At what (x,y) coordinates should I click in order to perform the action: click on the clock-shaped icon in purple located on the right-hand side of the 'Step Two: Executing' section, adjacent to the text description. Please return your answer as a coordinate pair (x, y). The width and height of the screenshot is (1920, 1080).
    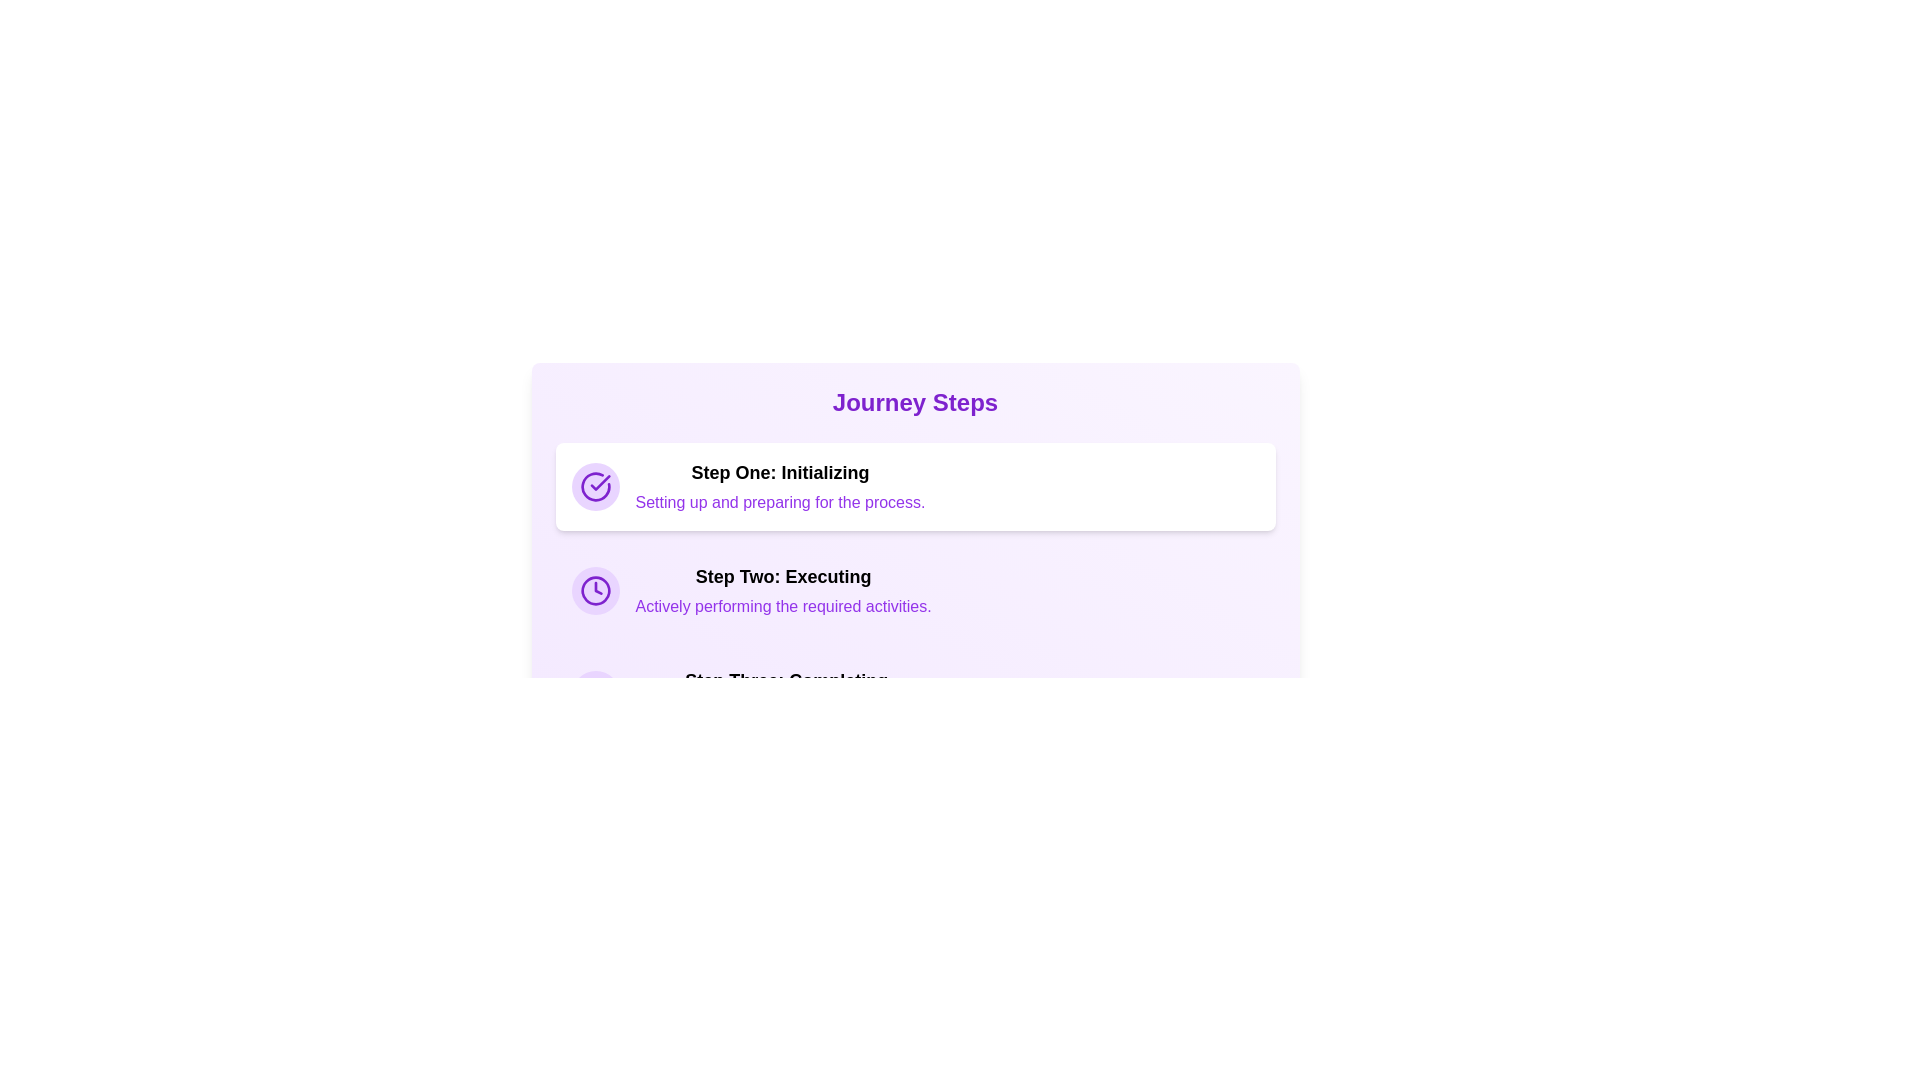
    Looking at the image, I should click on (594, 589).